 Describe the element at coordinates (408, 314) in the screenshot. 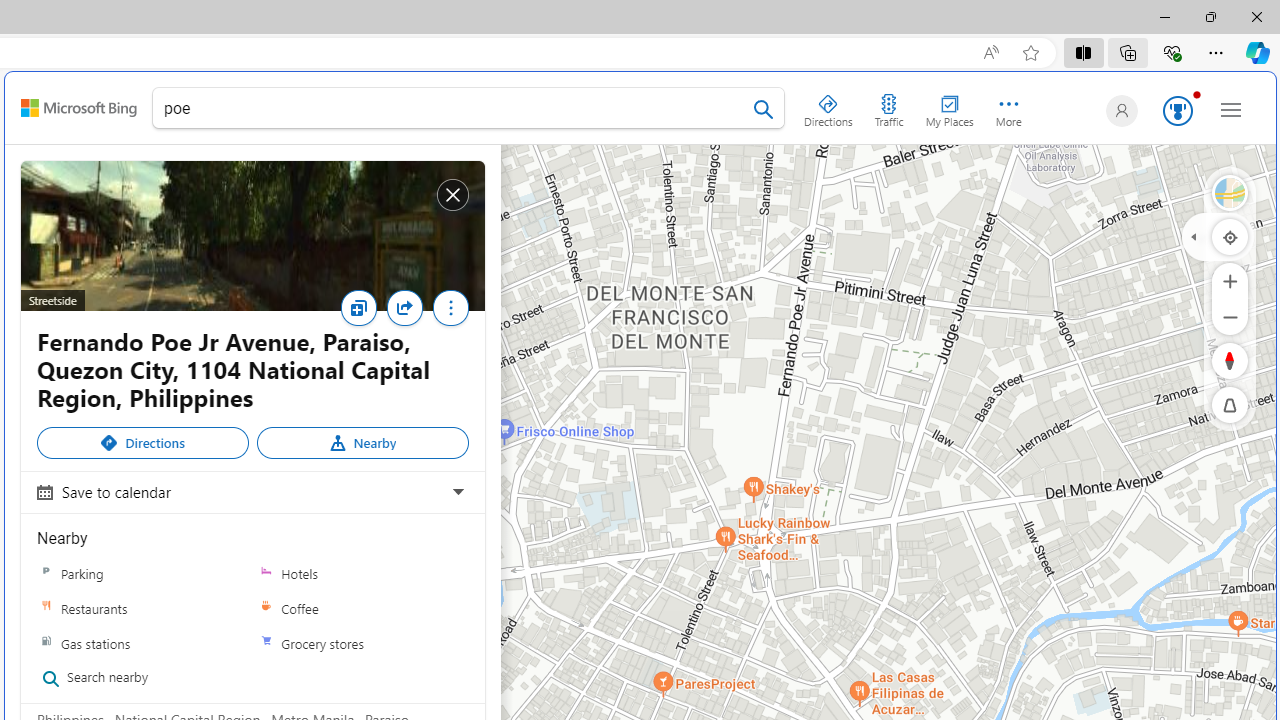

I see `'Share'` at that location.